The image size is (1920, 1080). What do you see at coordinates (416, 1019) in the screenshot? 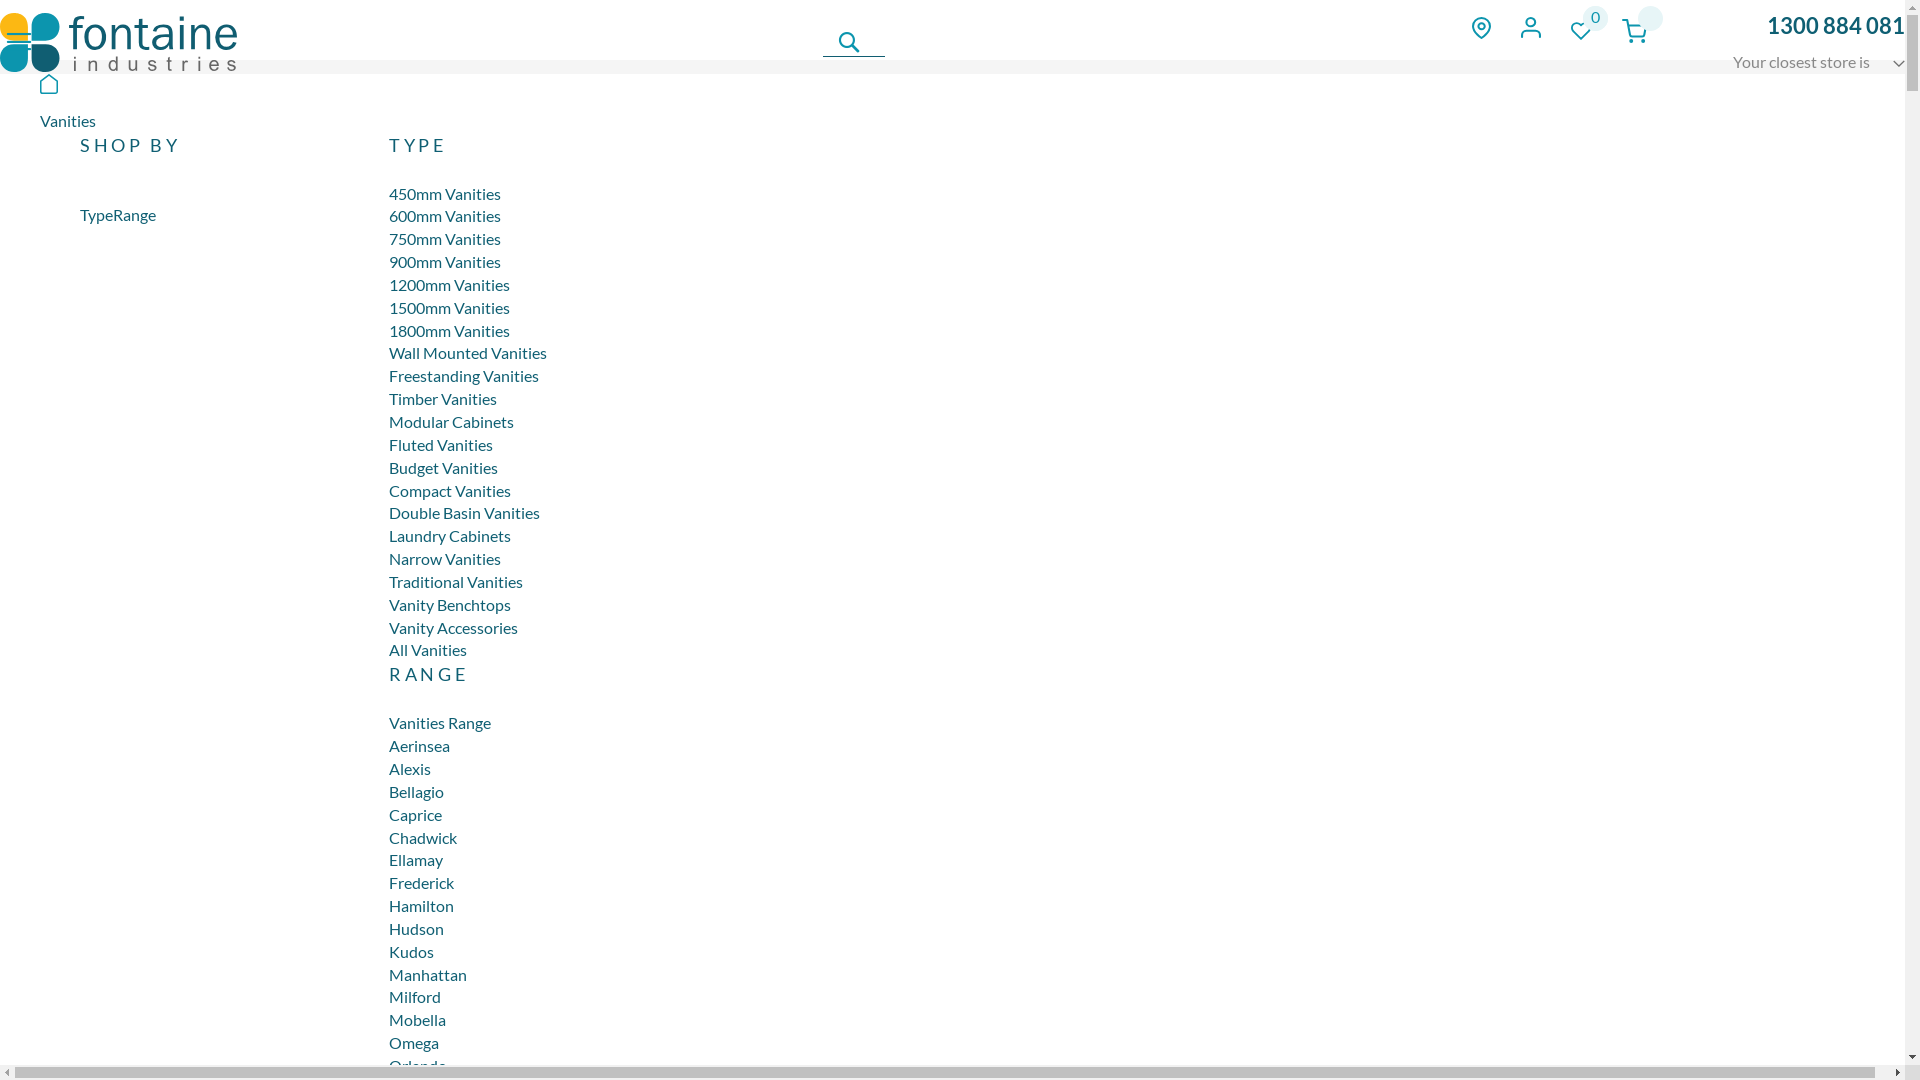
I see `'Mobella'` at bounding box center [416, 1019].